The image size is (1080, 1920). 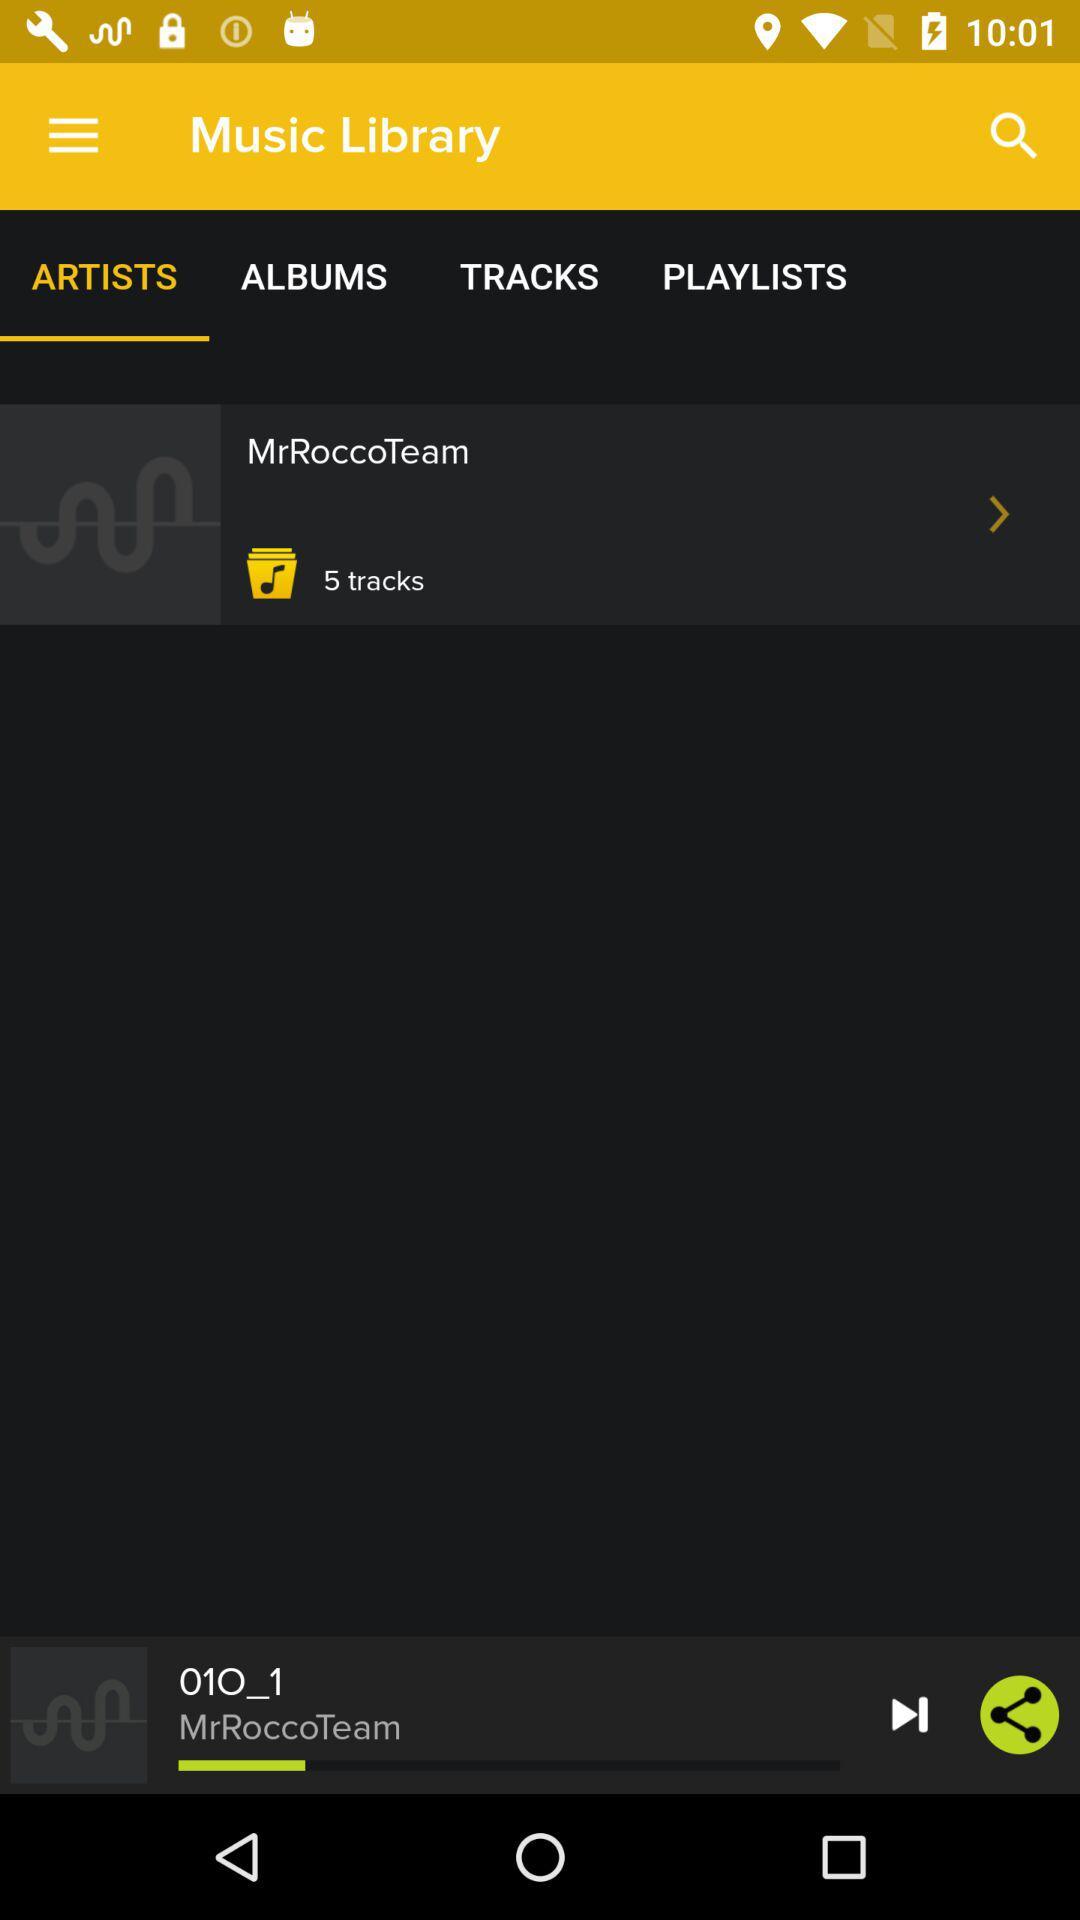 I want to click on the forward icon, so click(x=910, y=1713).